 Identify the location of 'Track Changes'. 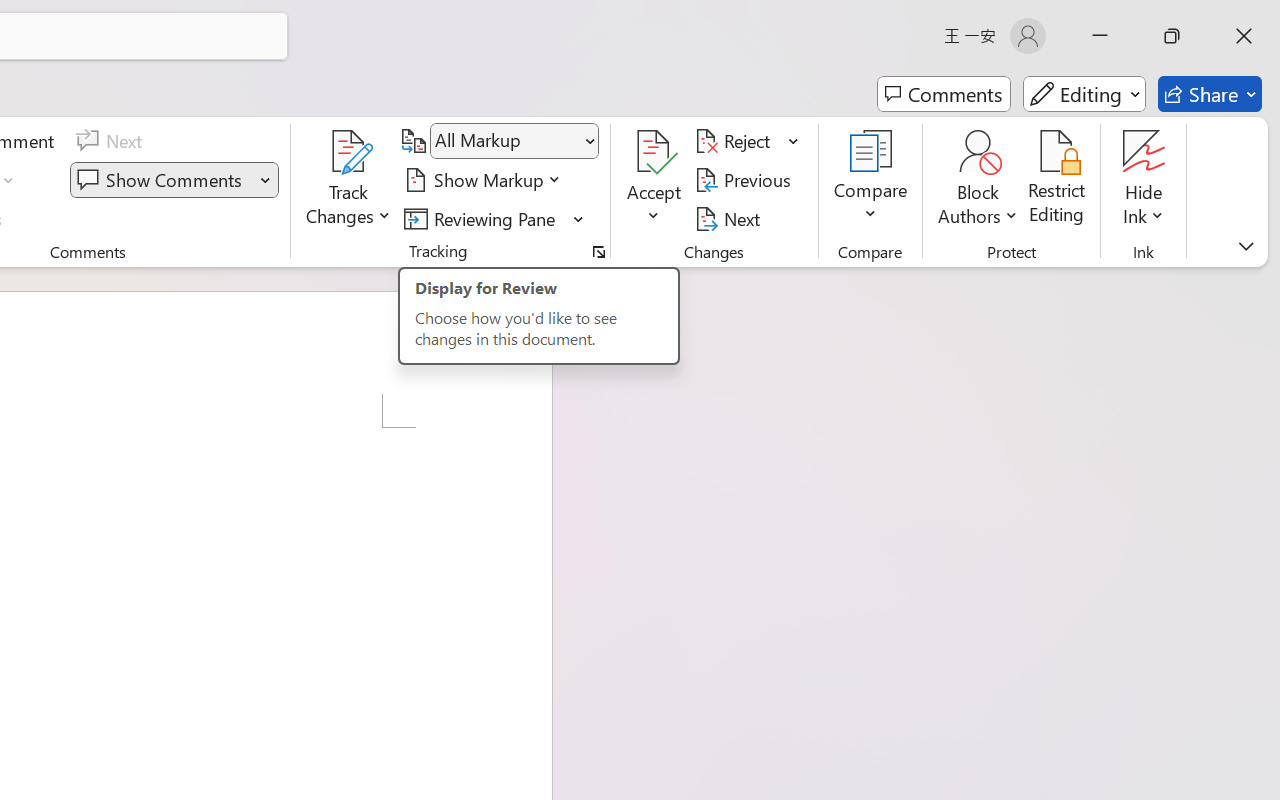
(349, 179).